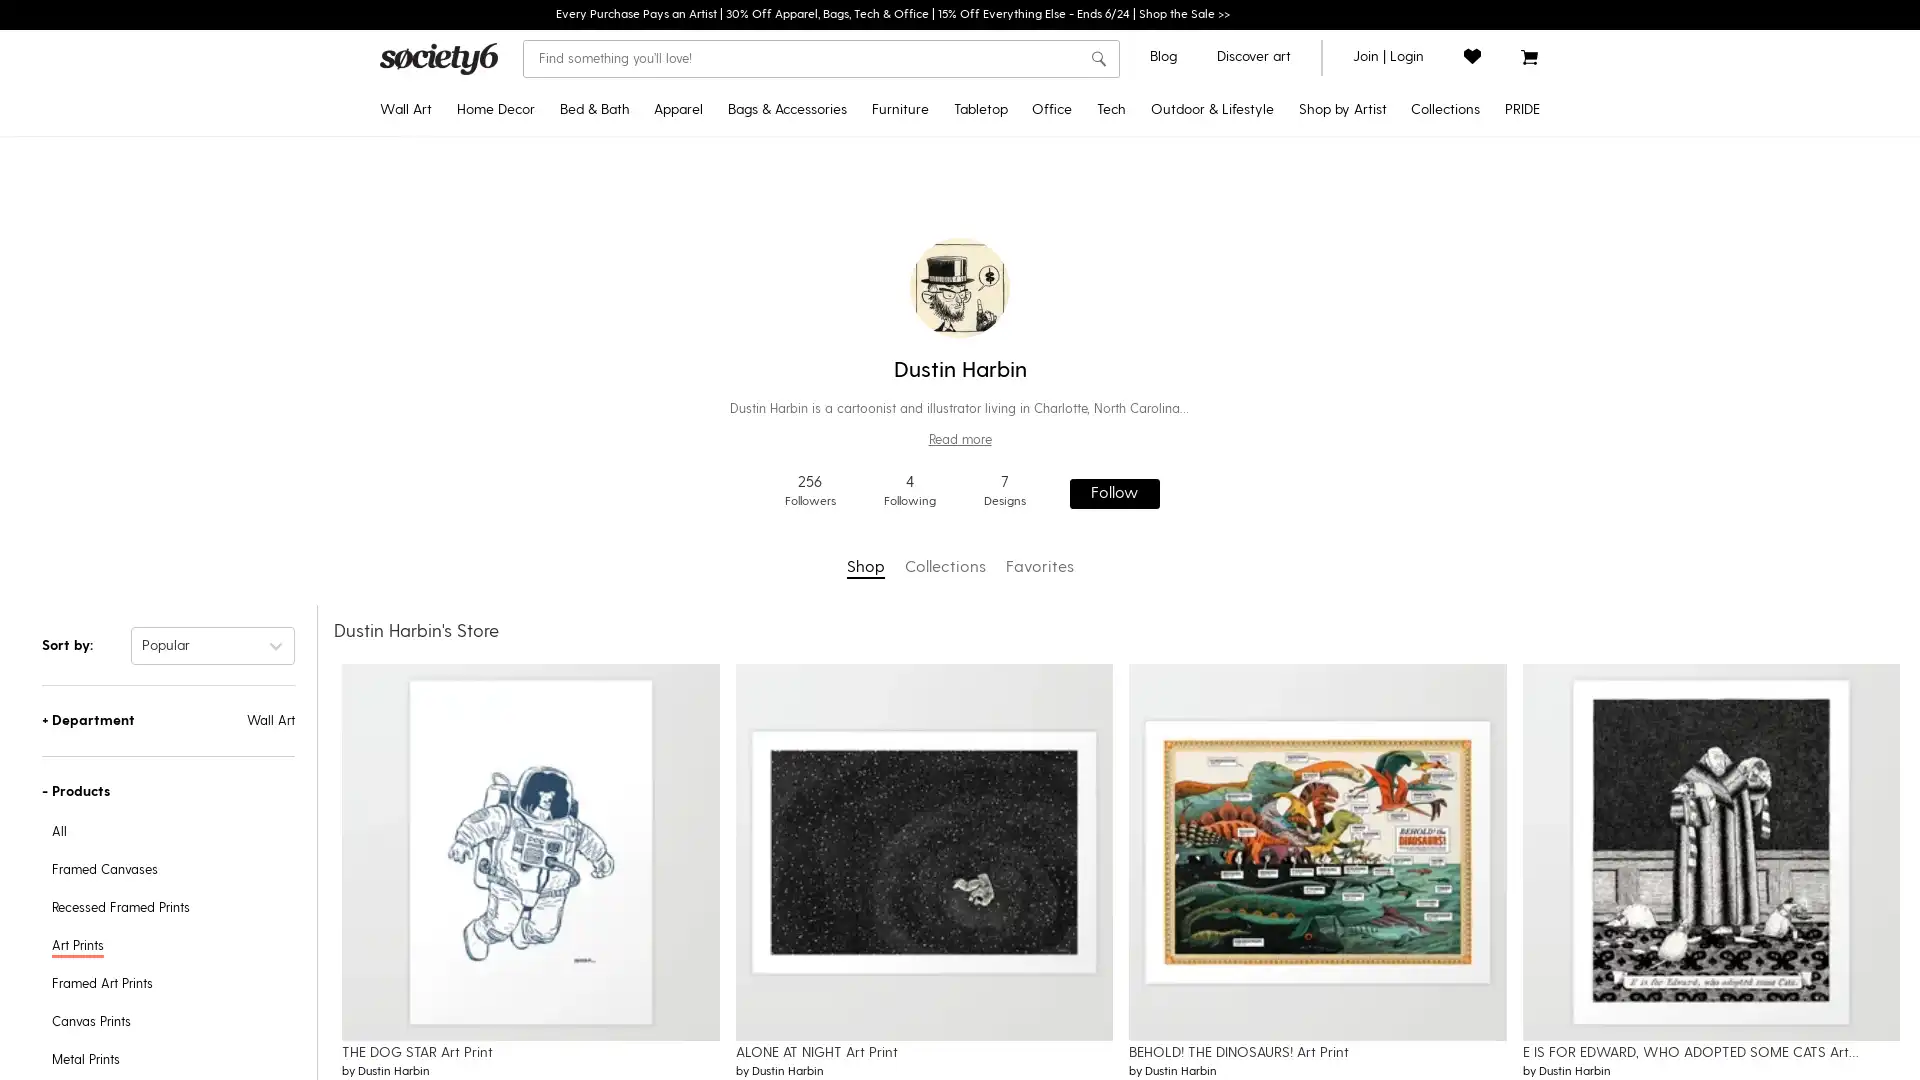 The image size is (1920, 1080). Describe the element at coordinates (1182, 224) in the screenshot. I see `iPhone Wallet Cases` at that location.